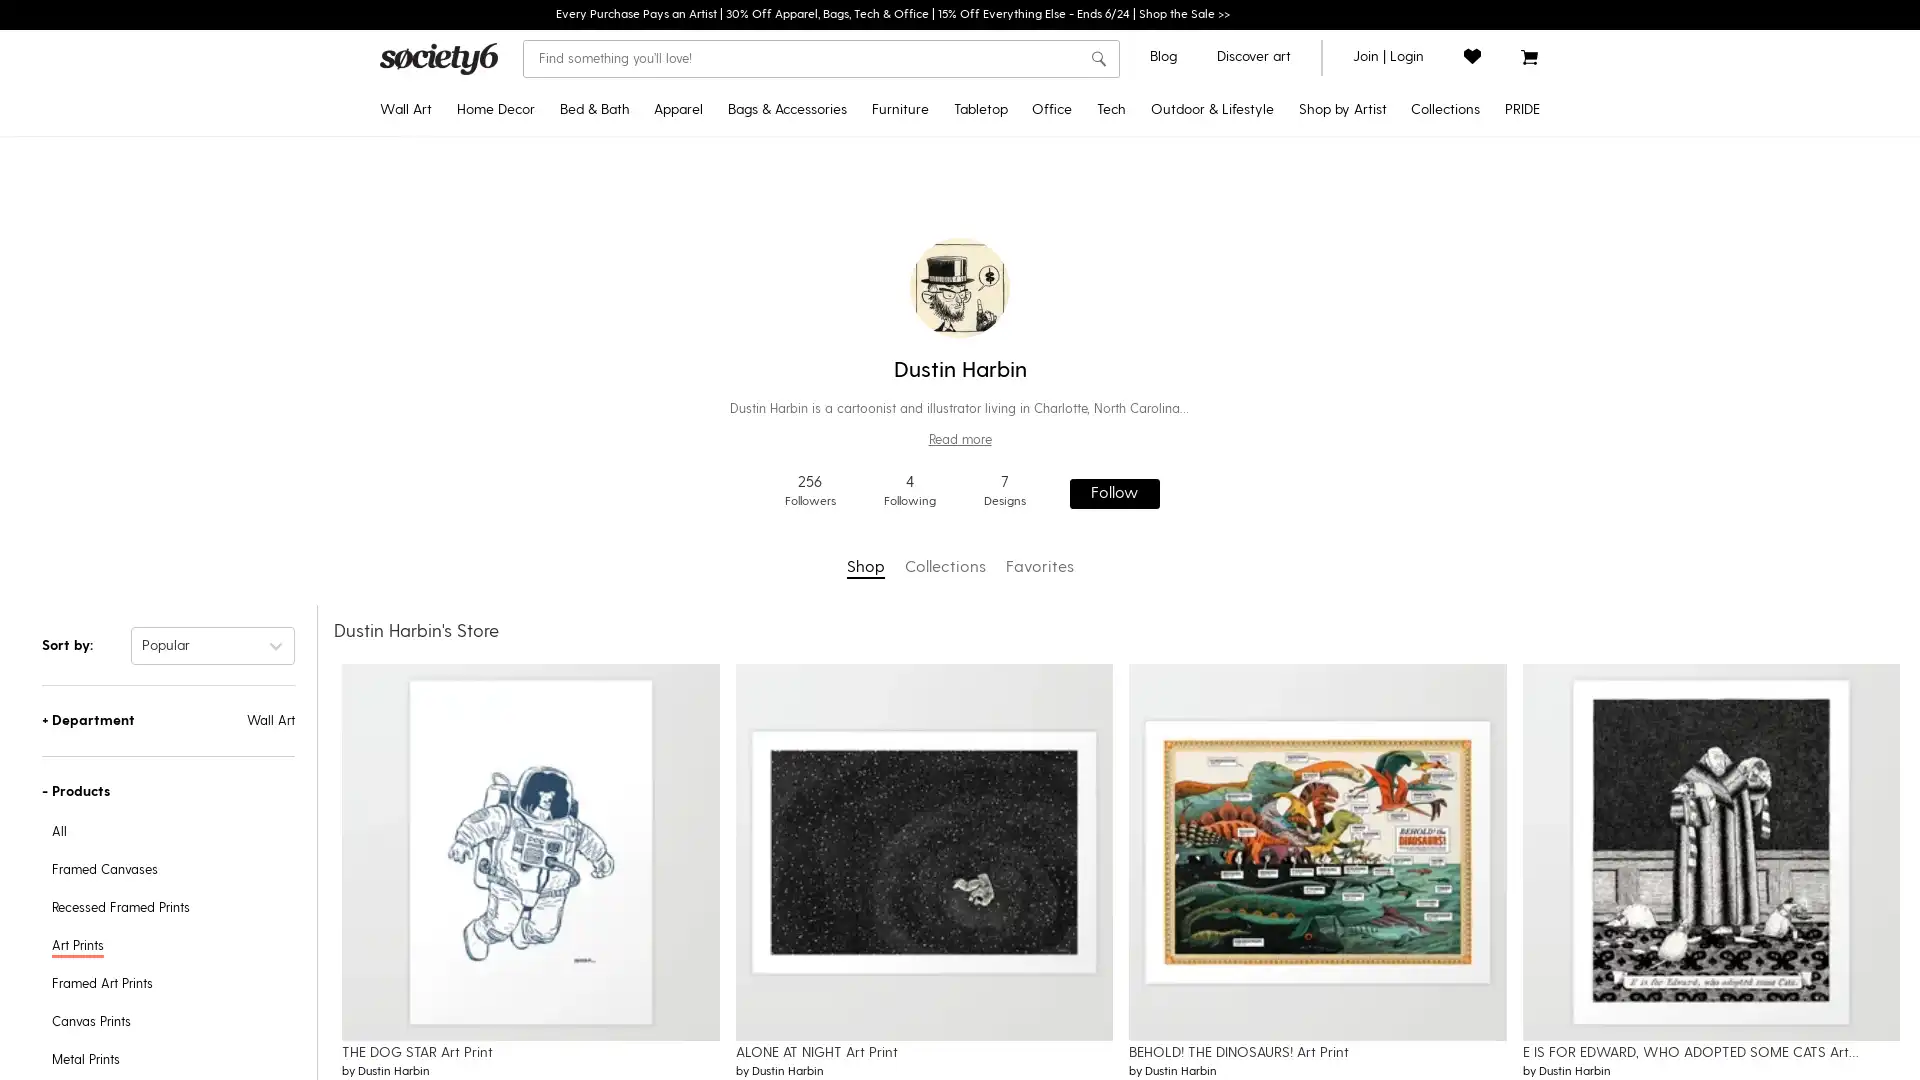 The image size is (1920, 1080). Describe the element at coordinates (1182, 224) in the screenshot. I see `iPhone Wallet Cases` at that location.